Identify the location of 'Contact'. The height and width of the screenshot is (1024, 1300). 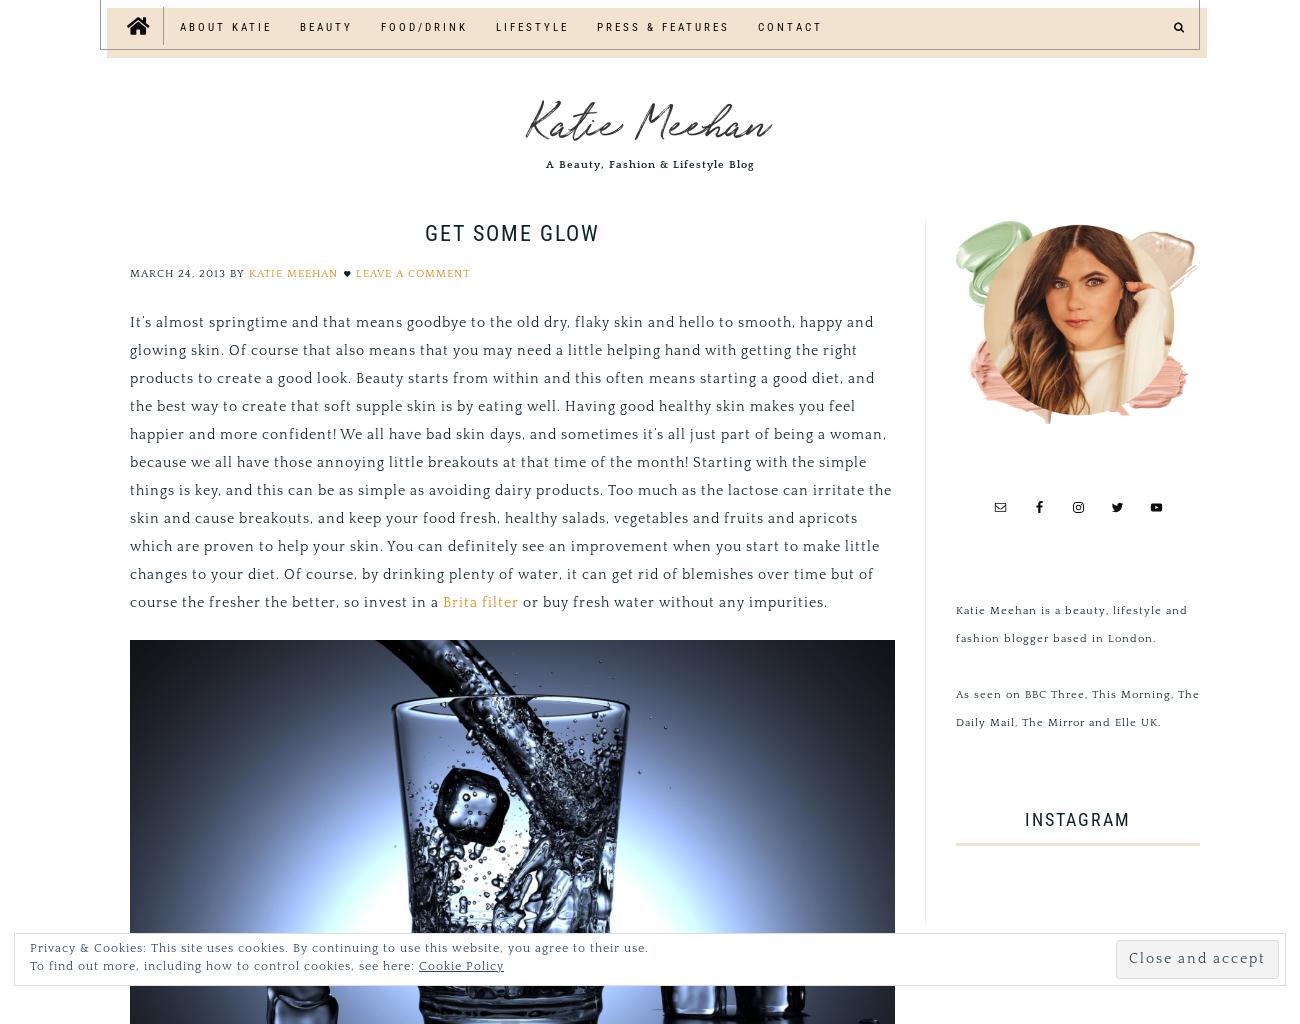
(789, 27).